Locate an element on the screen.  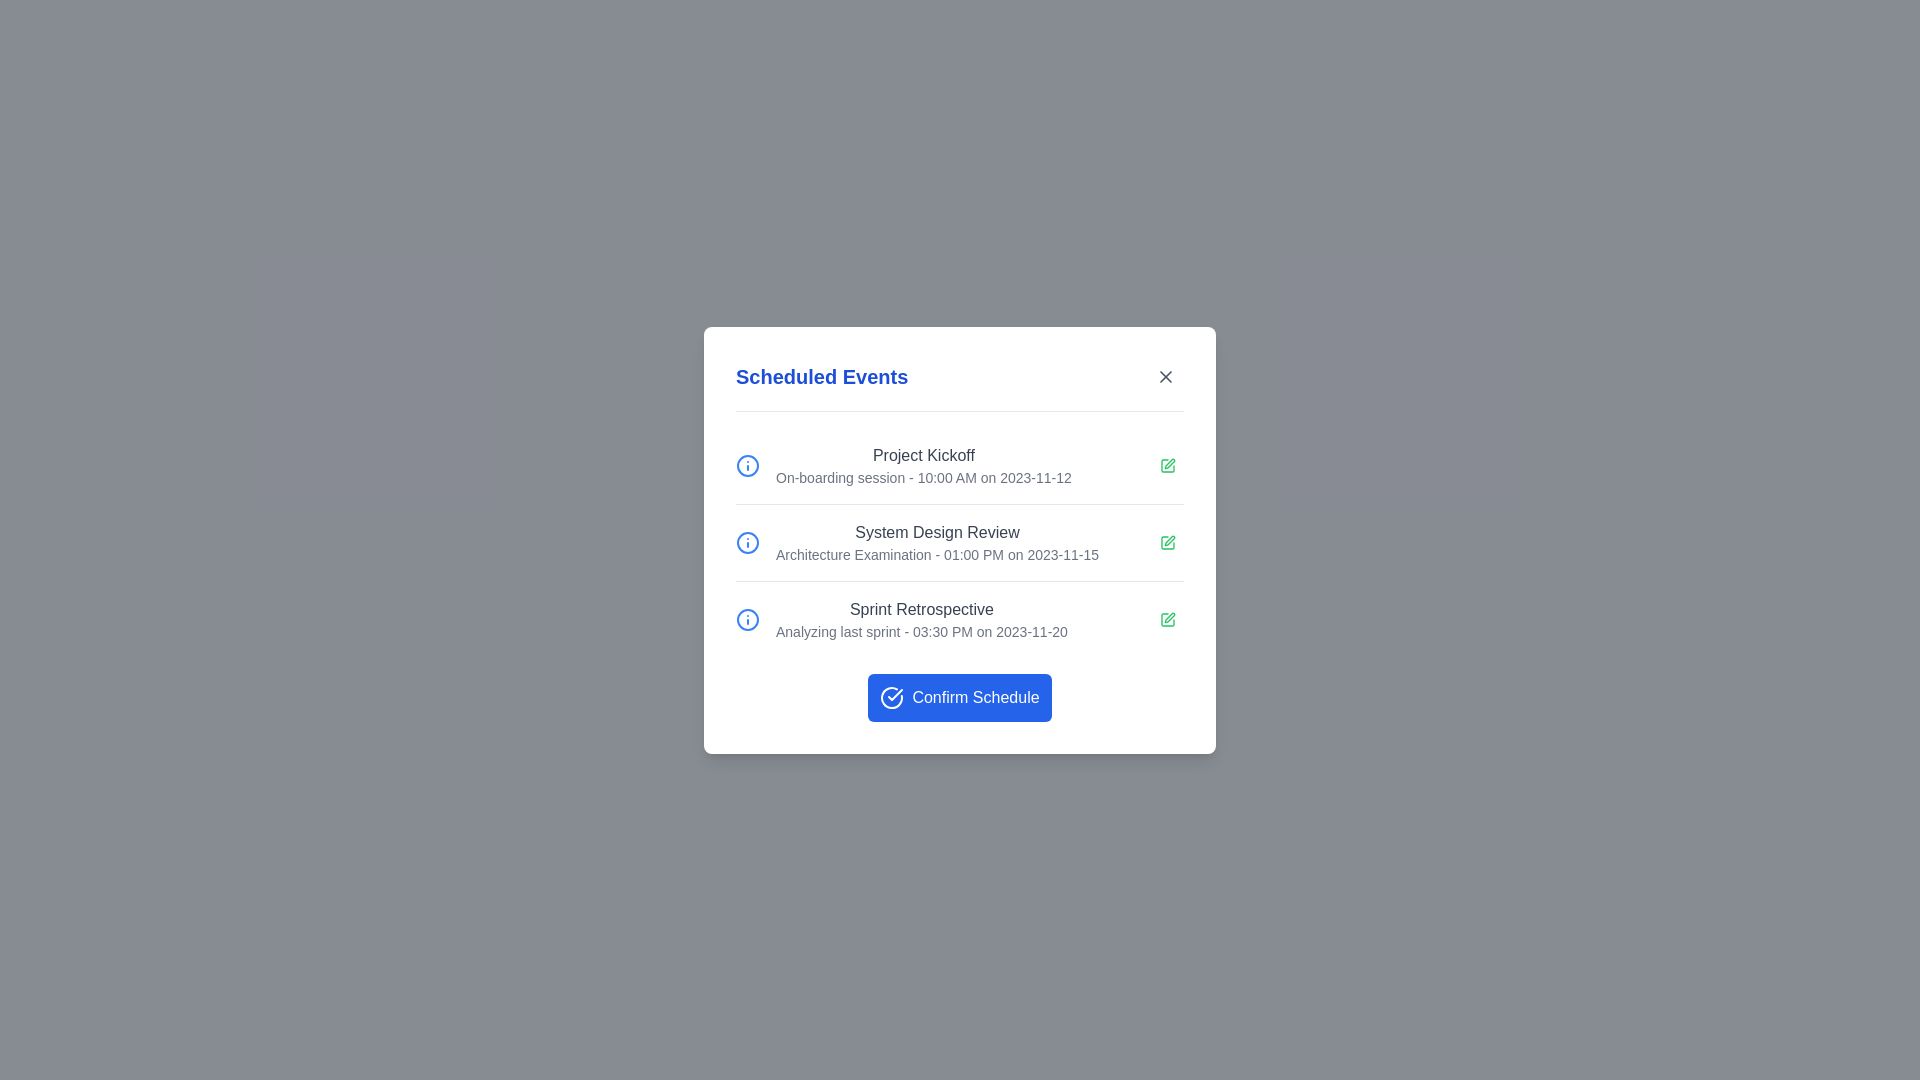
the interactive element Edit Button for System Design Review to observe its hover effect is located at coordinates (1167, 542).